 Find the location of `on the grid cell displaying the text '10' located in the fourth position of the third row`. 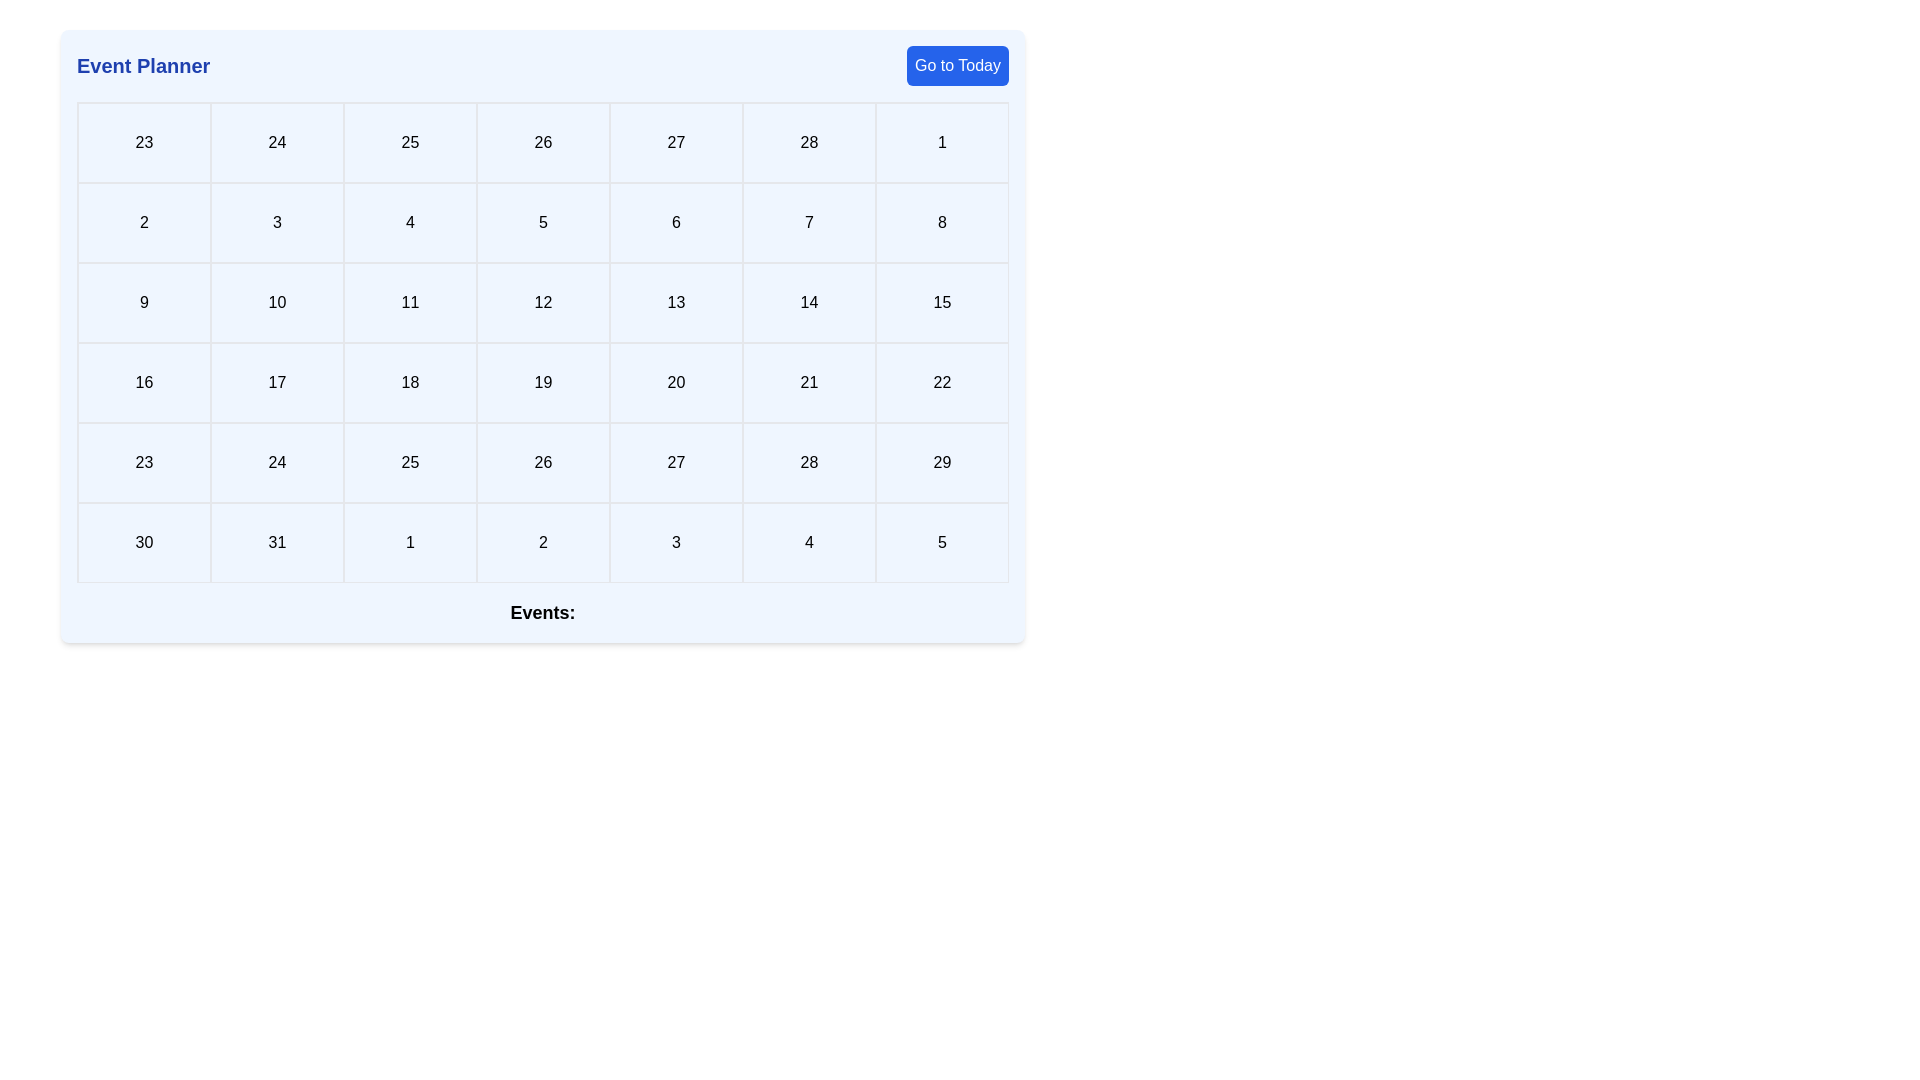

on the grid cell displaying the text '10' located in the fourth position of the third row is located at coordinates (276, 303).